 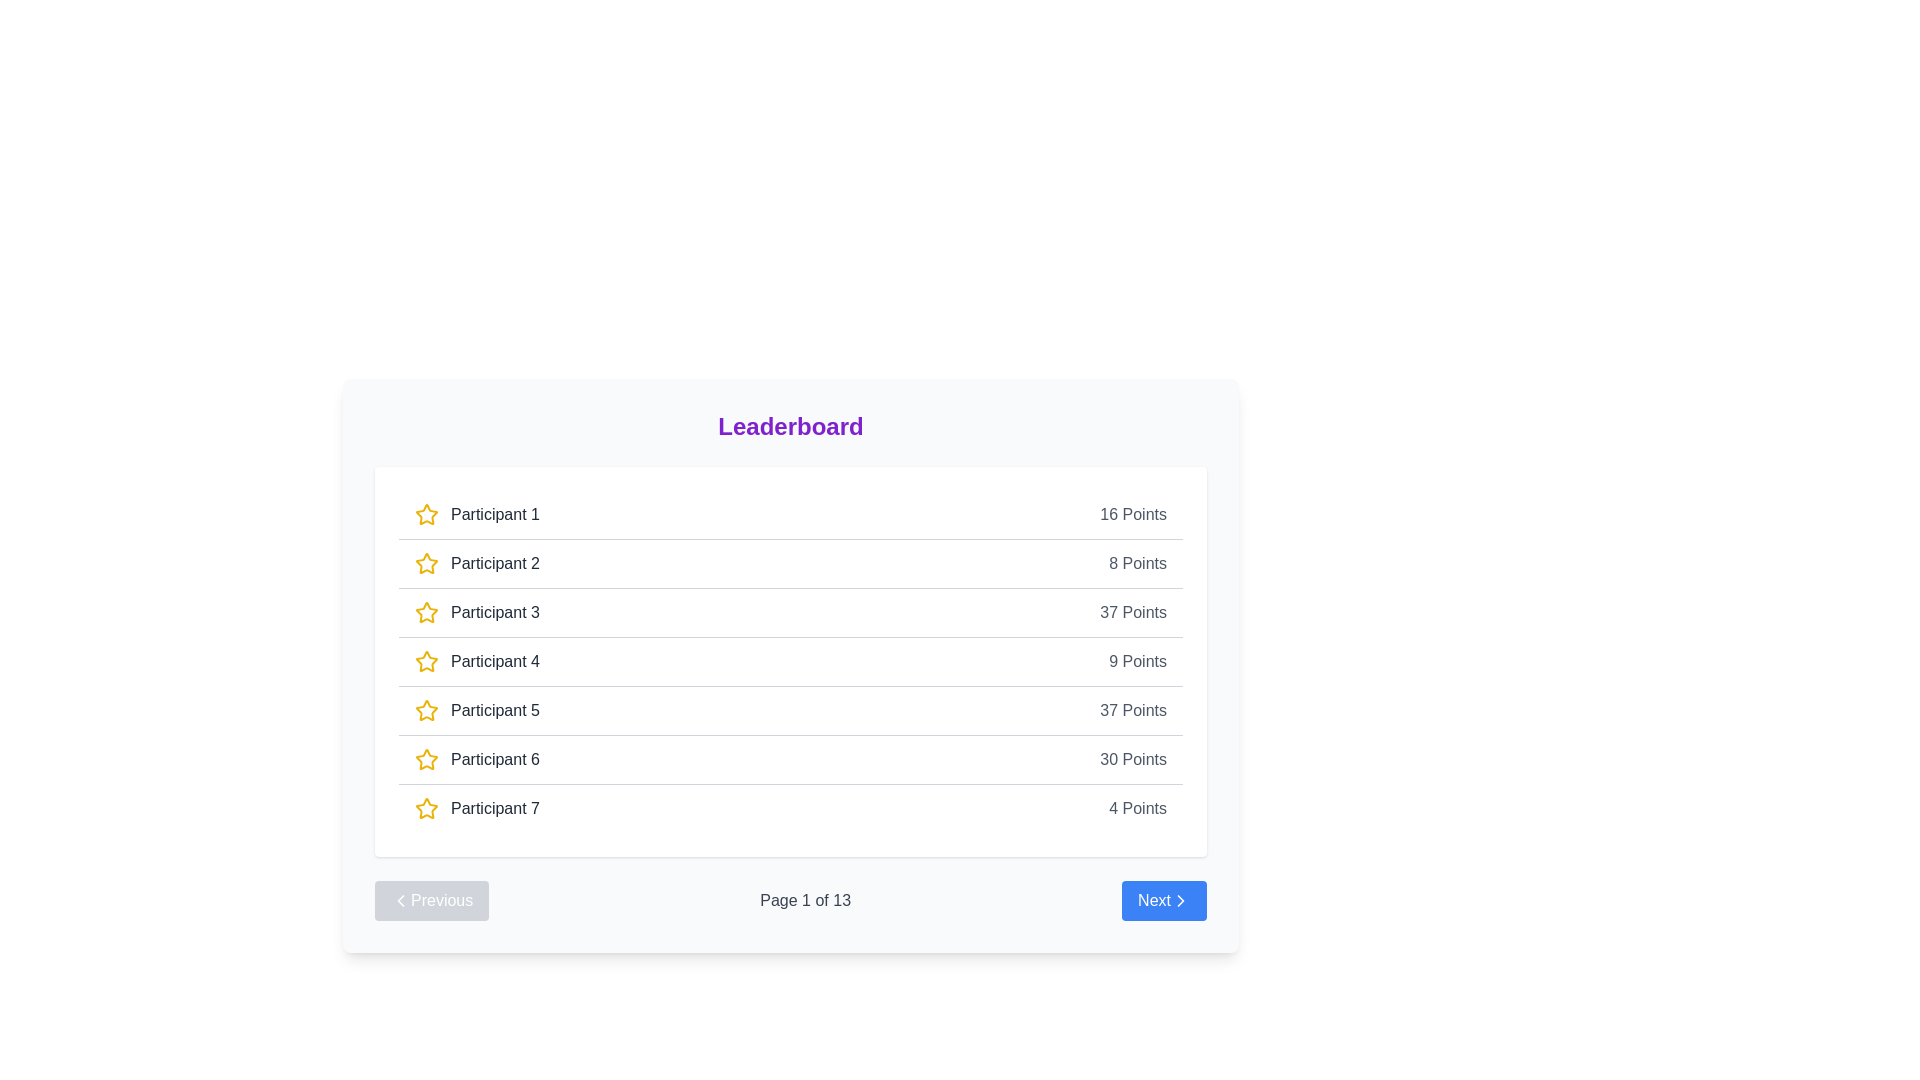 What do you see at coordinates (426, 563) in the screenshot?
I see `the star icon located to the left of 'Participant 2' in the second row of the leaderboard` at bounding box center [426, 563].